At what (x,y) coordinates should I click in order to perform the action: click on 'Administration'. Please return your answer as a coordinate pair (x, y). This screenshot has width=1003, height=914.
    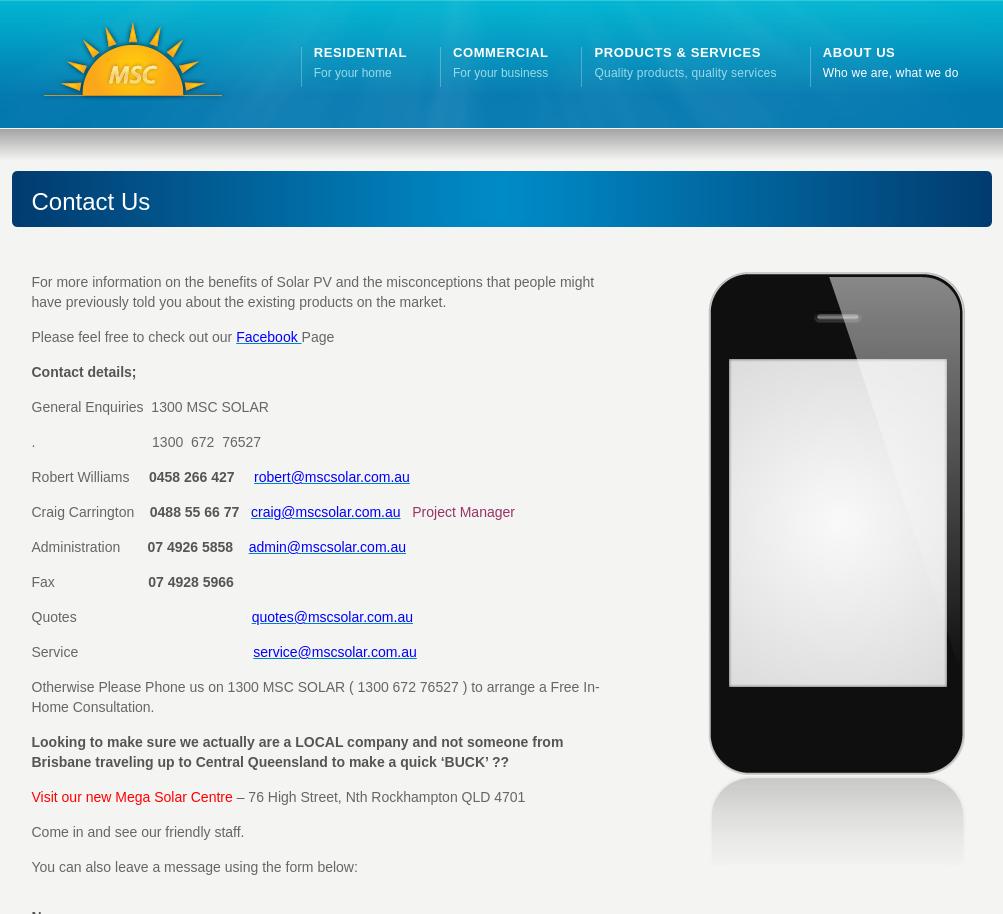
    Looking at the image, I should click on (30, 546).